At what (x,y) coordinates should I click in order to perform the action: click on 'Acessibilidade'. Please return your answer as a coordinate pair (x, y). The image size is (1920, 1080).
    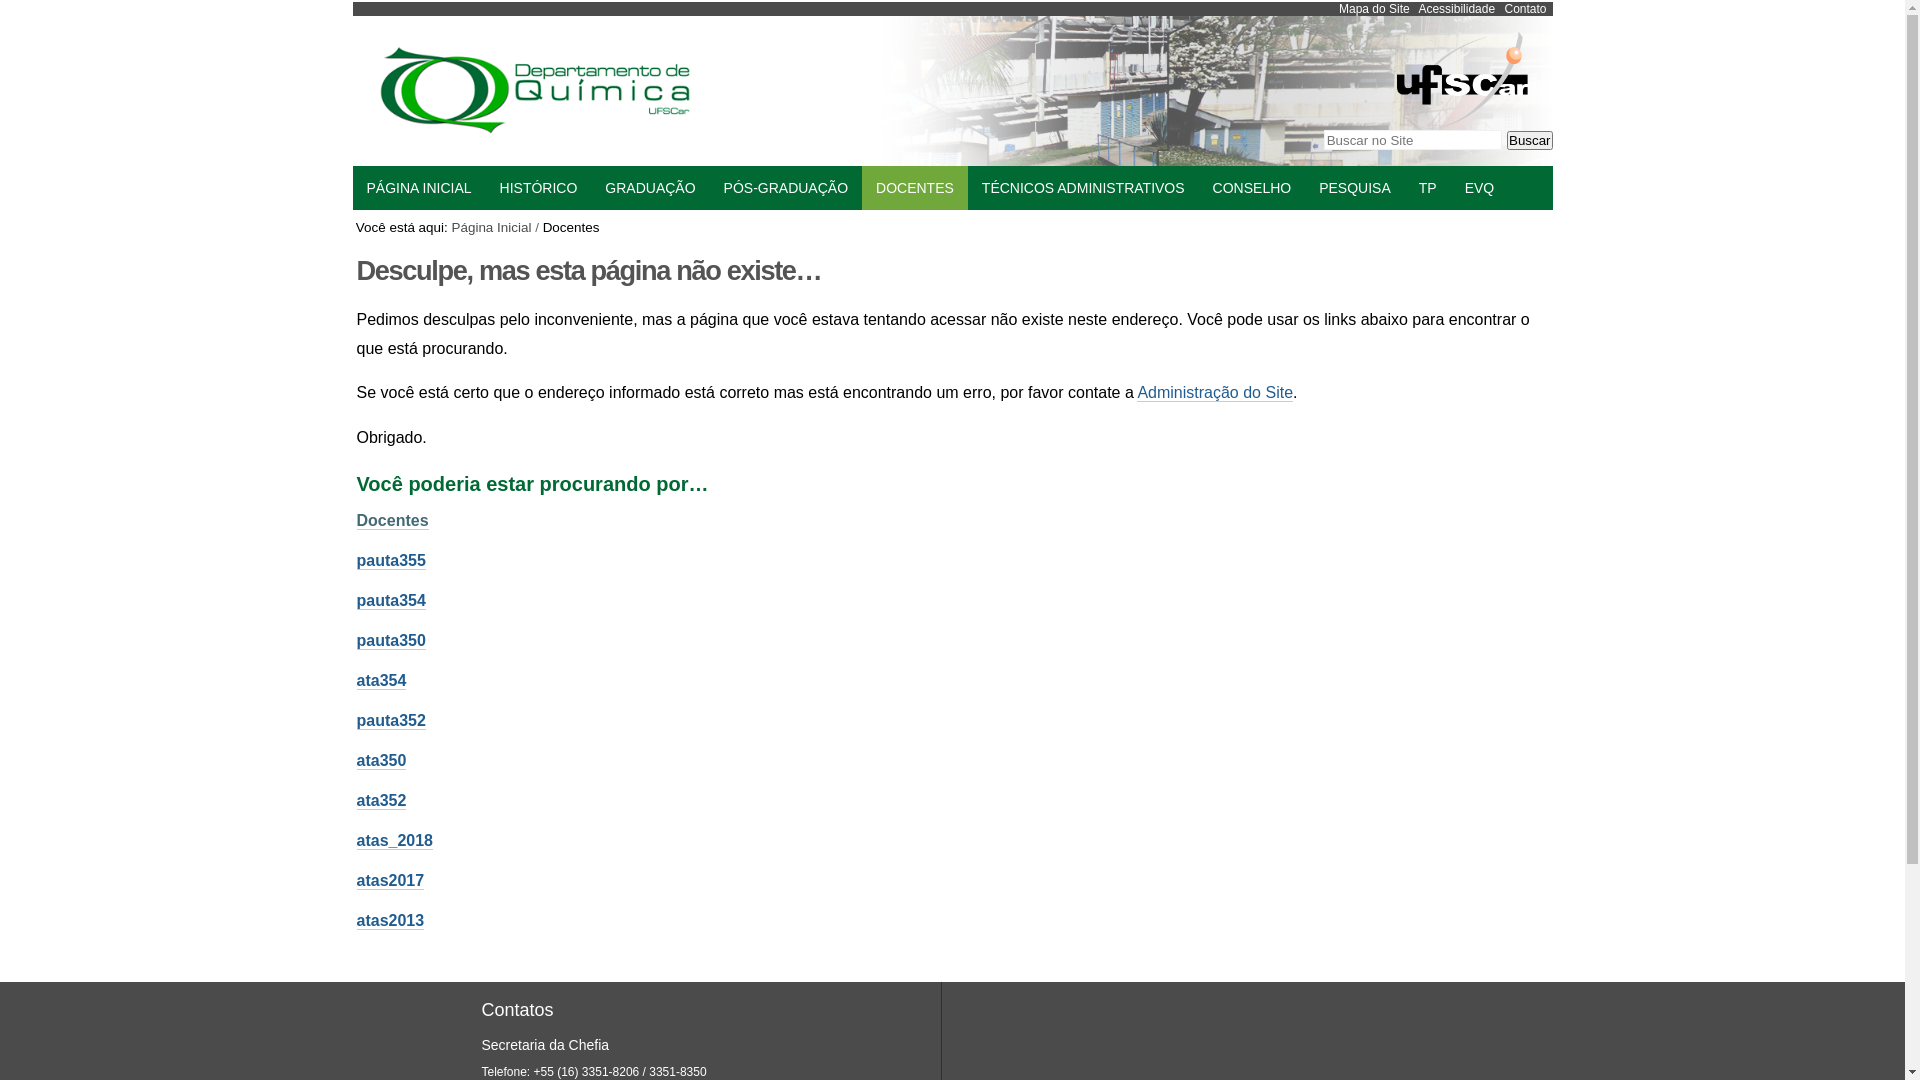
    Looking at the image, I should click on (1456, 8).